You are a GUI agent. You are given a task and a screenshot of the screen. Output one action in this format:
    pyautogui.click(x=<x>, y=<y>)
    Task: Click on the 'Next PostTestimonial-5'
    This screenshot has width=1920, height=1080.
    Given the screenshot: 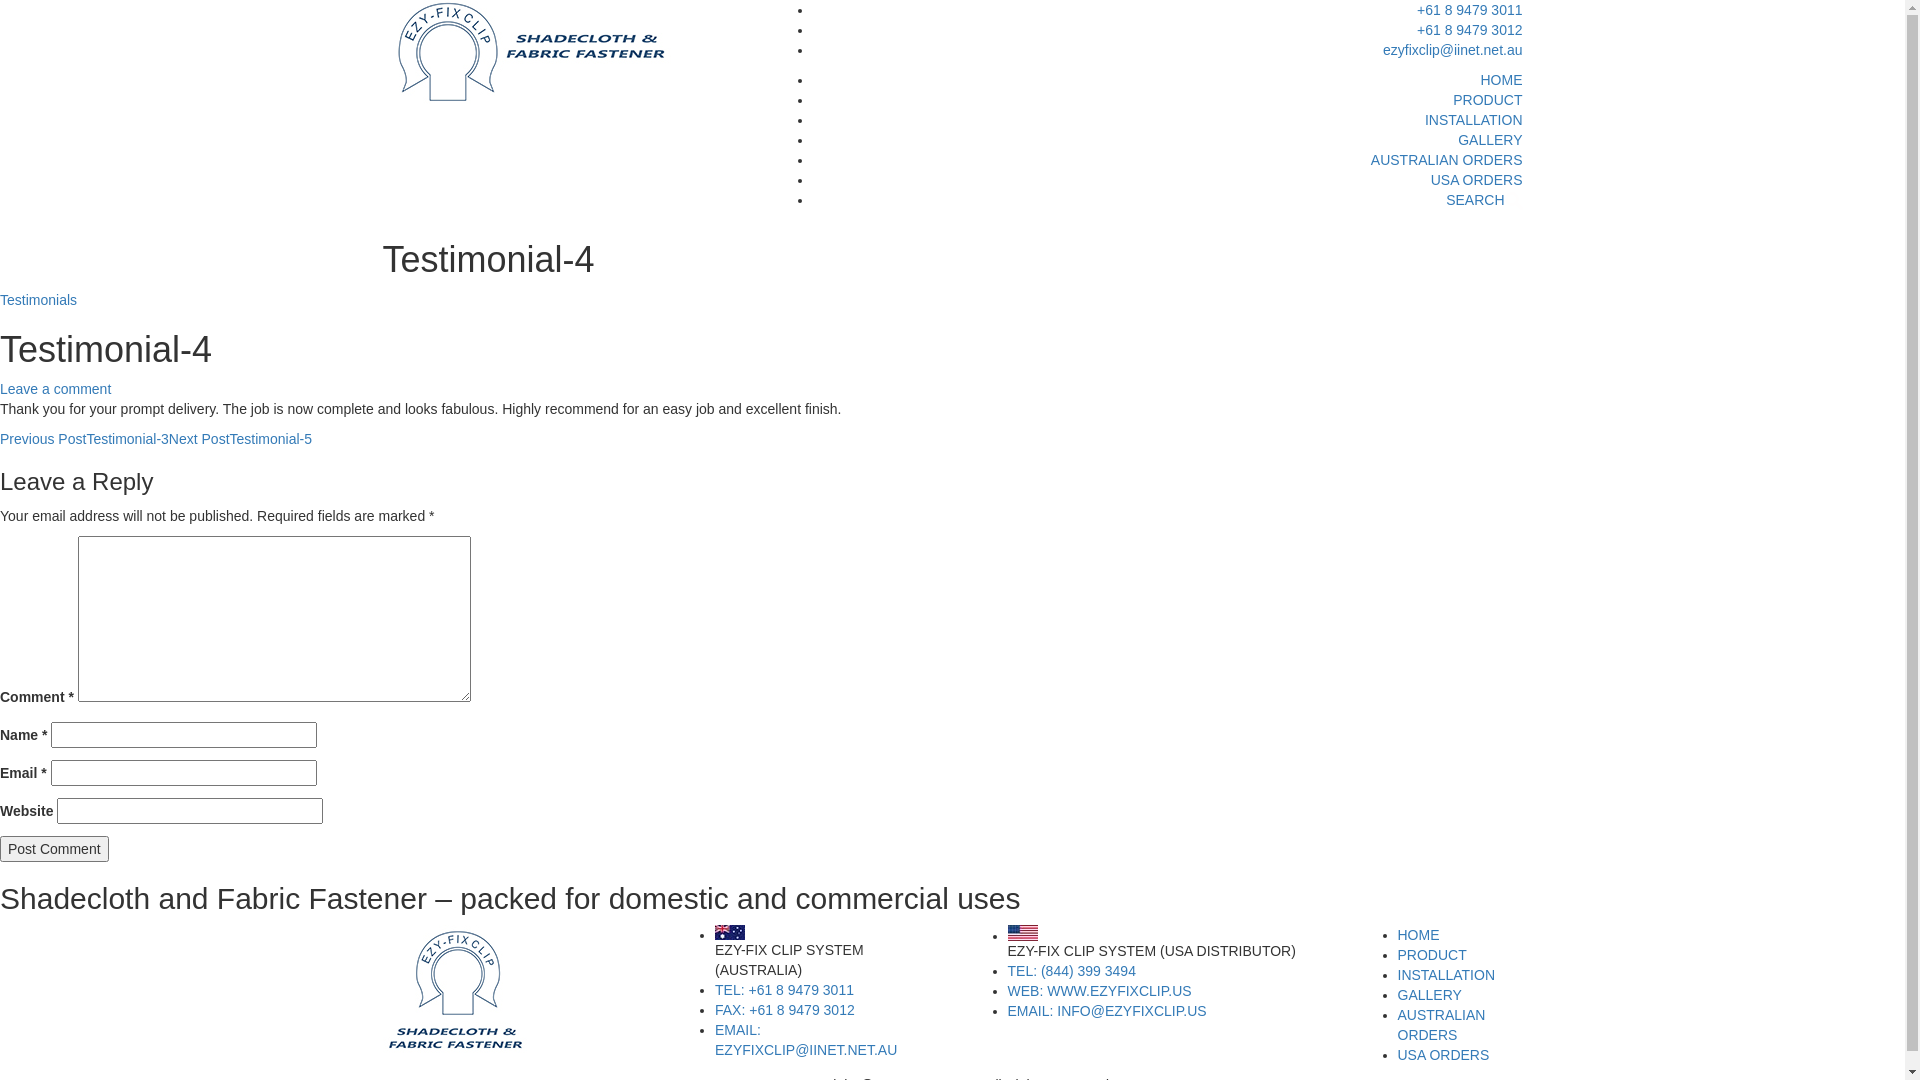 What is the action you would take?
    pyautogui.click(x=240, y=438)
    